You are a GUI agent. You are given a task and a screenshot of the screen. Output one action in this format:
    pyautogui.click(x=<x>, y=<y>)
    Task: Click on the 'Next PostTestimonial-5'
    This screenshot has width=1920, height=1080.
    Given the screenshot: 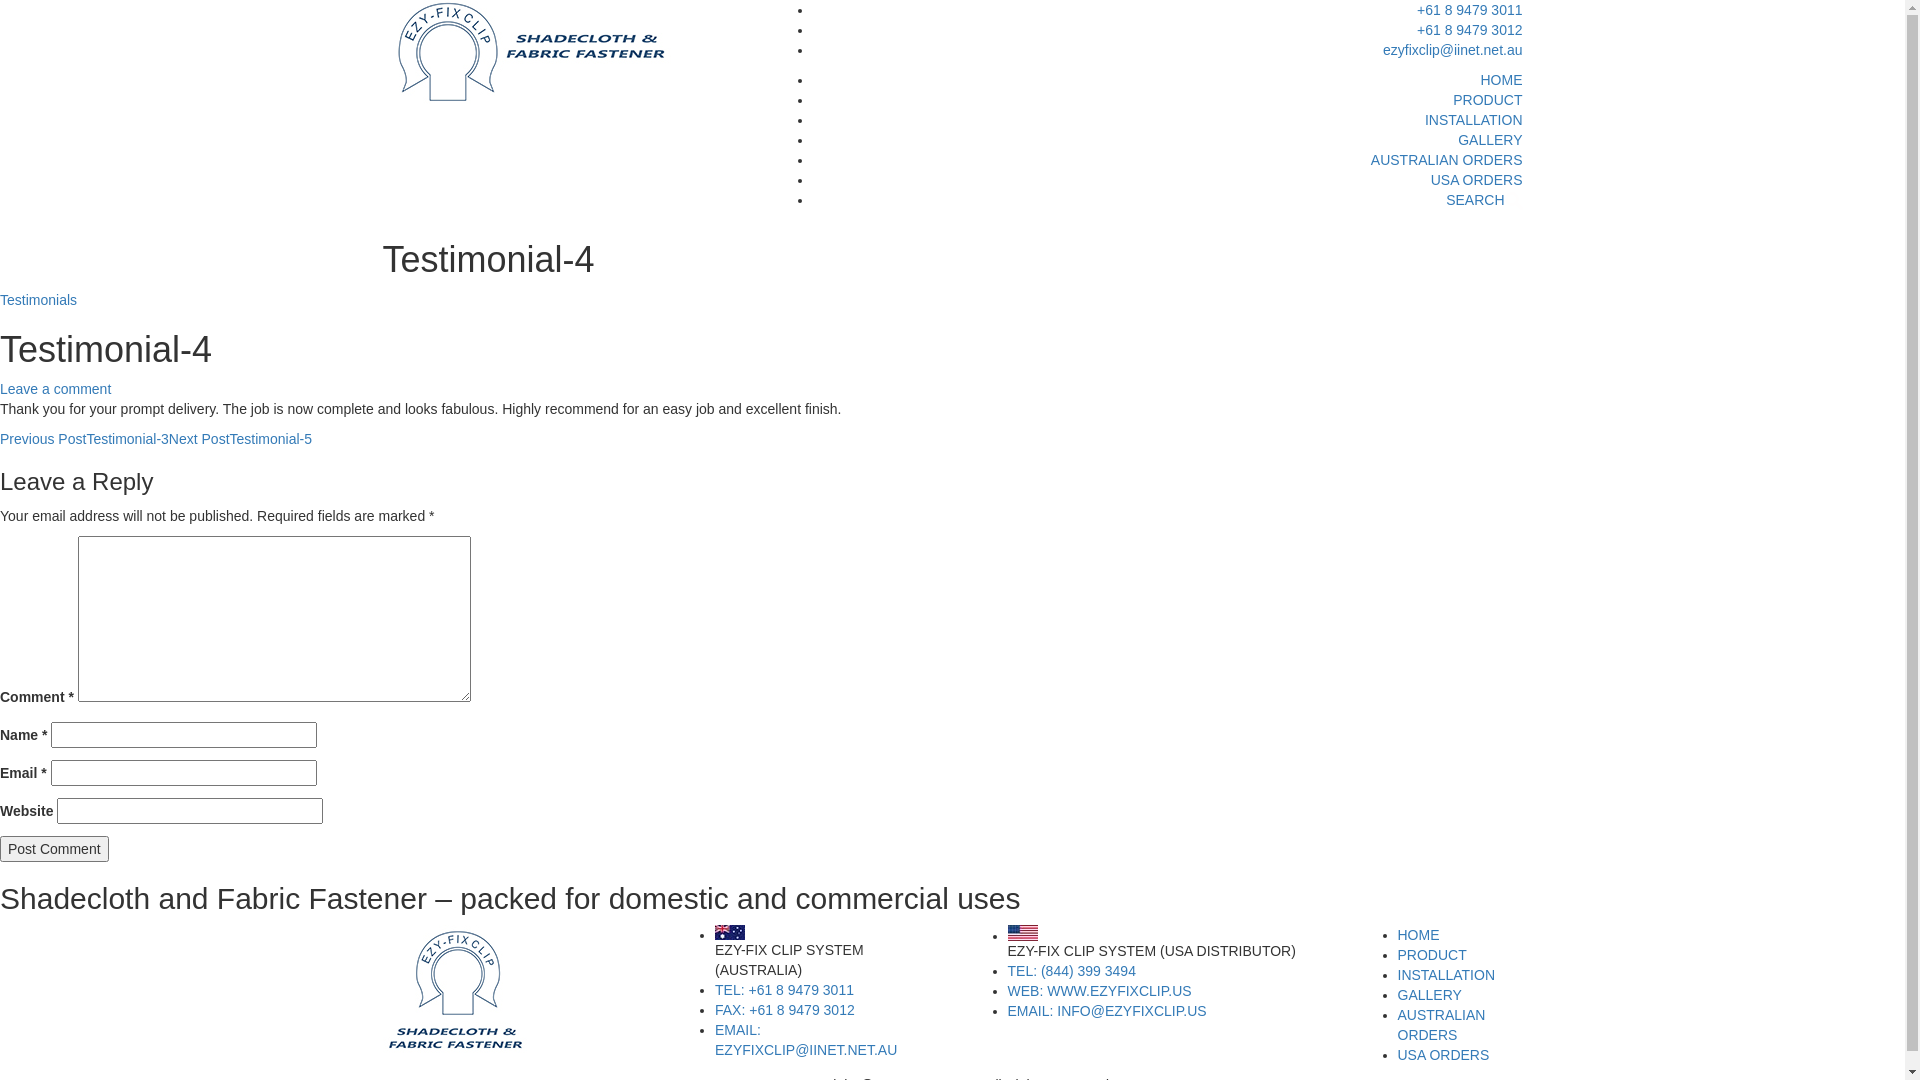 What is the action you would take?
    pyautogui.click(x=240, y=438)
    